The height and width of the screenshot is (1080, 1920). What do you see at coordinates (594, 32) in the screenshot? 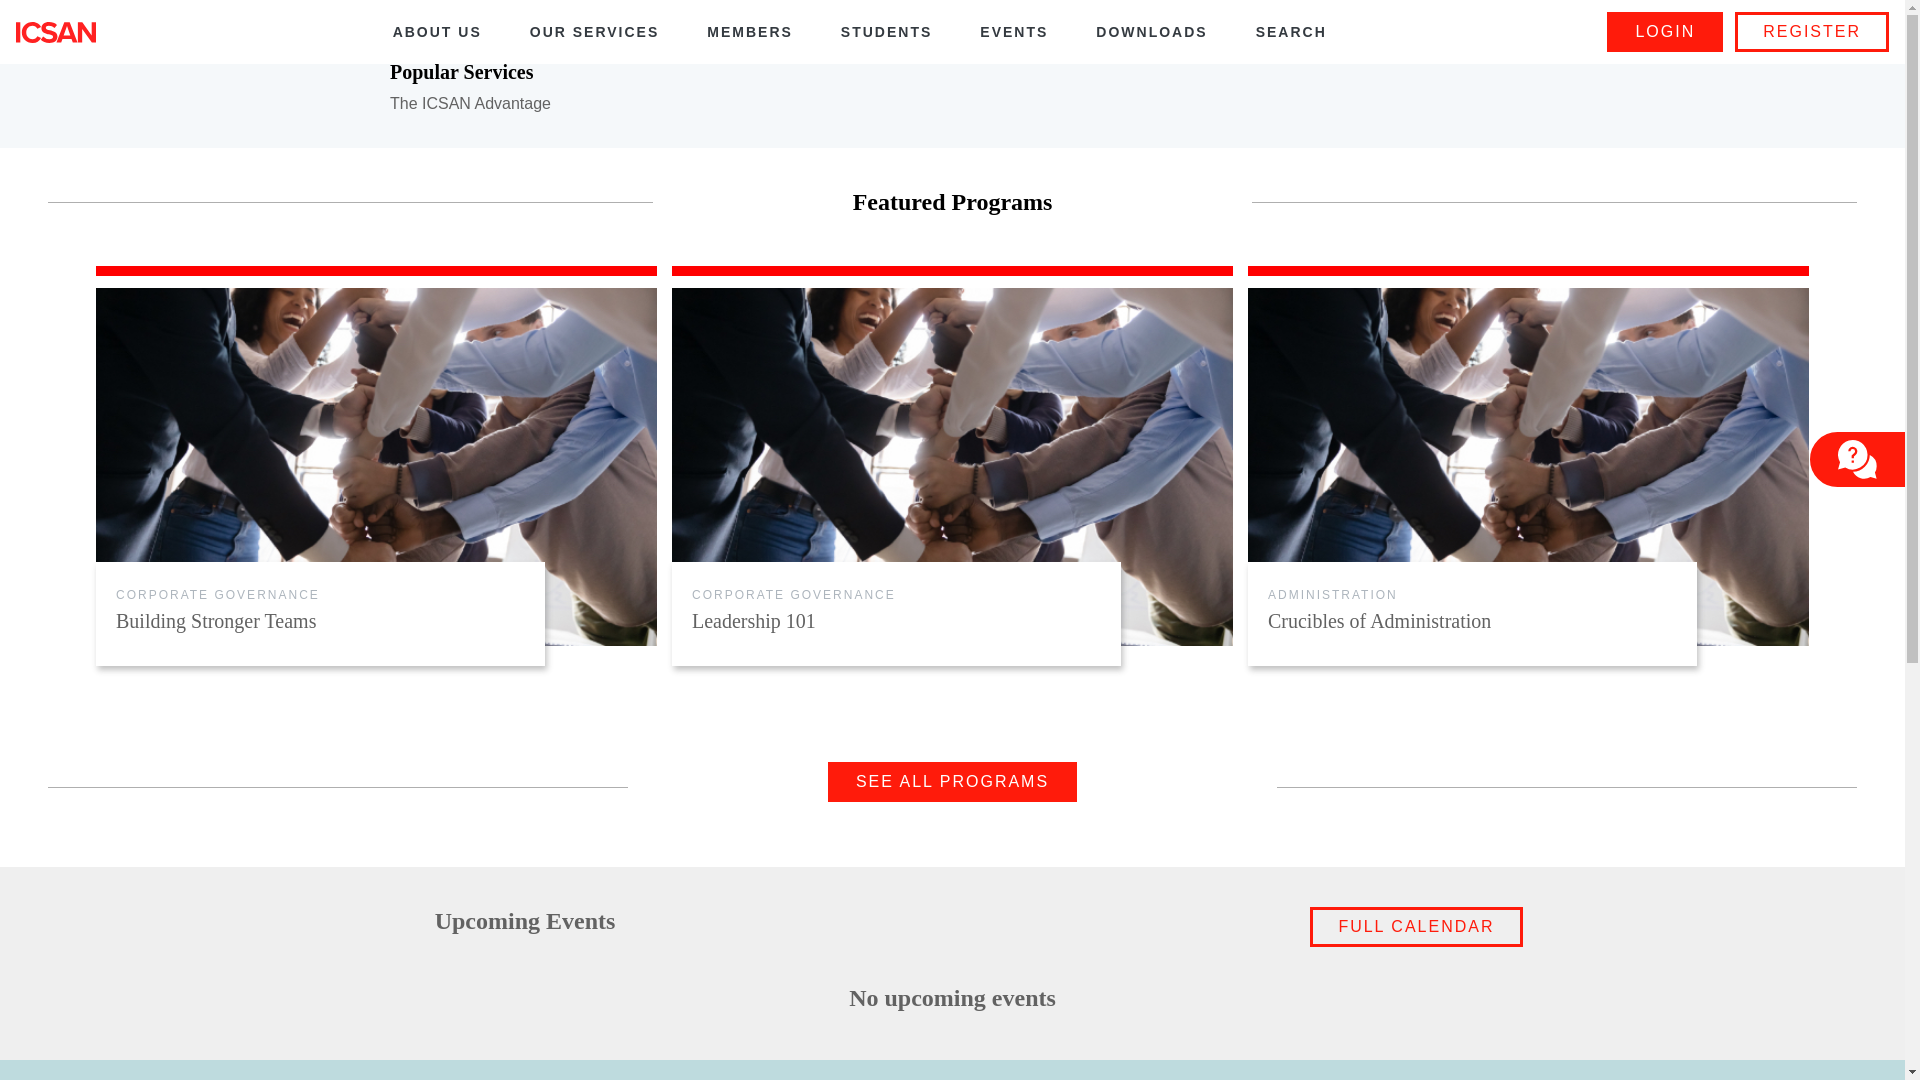
I see `'OUR SERVICES'` at bounding box center [594, 32].